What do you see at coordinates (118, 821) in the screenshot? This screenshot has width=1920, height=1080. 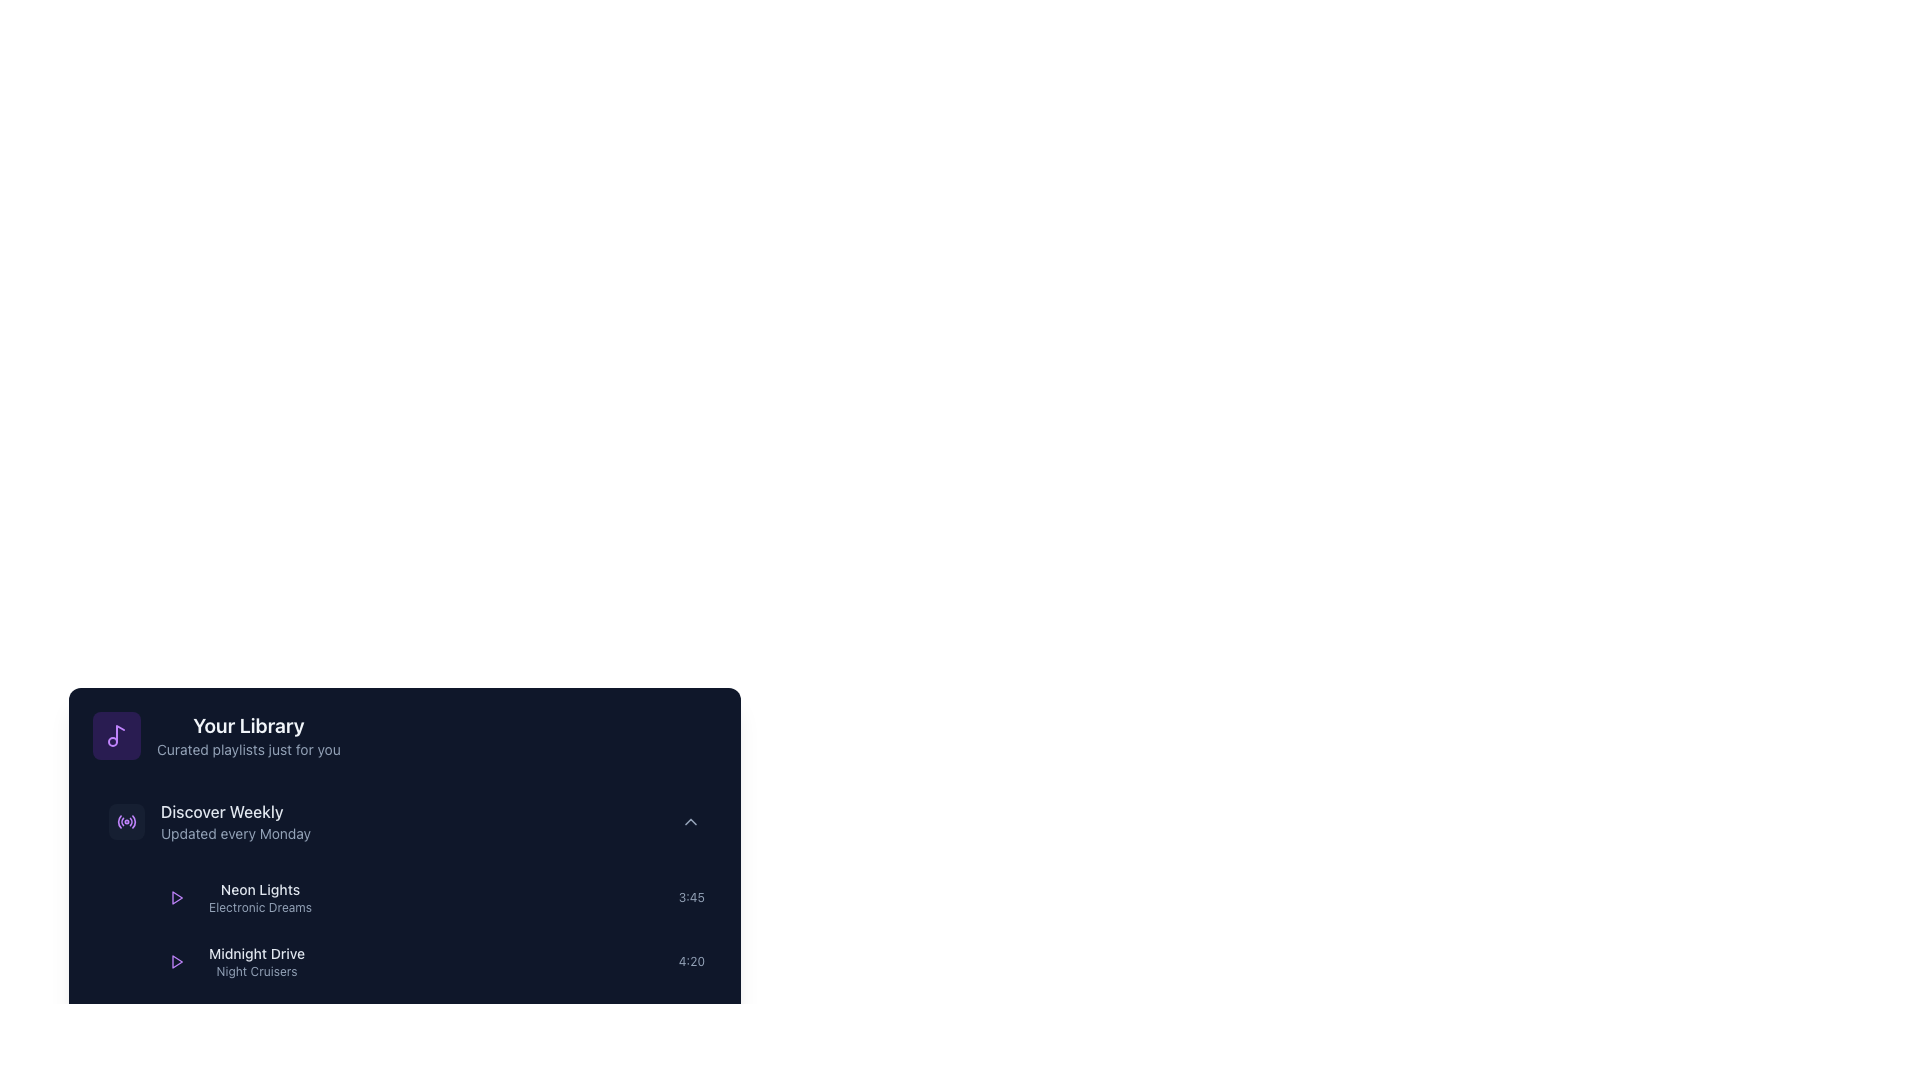 I see `the first curved line segment of the SVG icon, which is styled with a thin stroke and is part of a circular pattern located below the 'Your Library' text` at bounding box center [118, 821].